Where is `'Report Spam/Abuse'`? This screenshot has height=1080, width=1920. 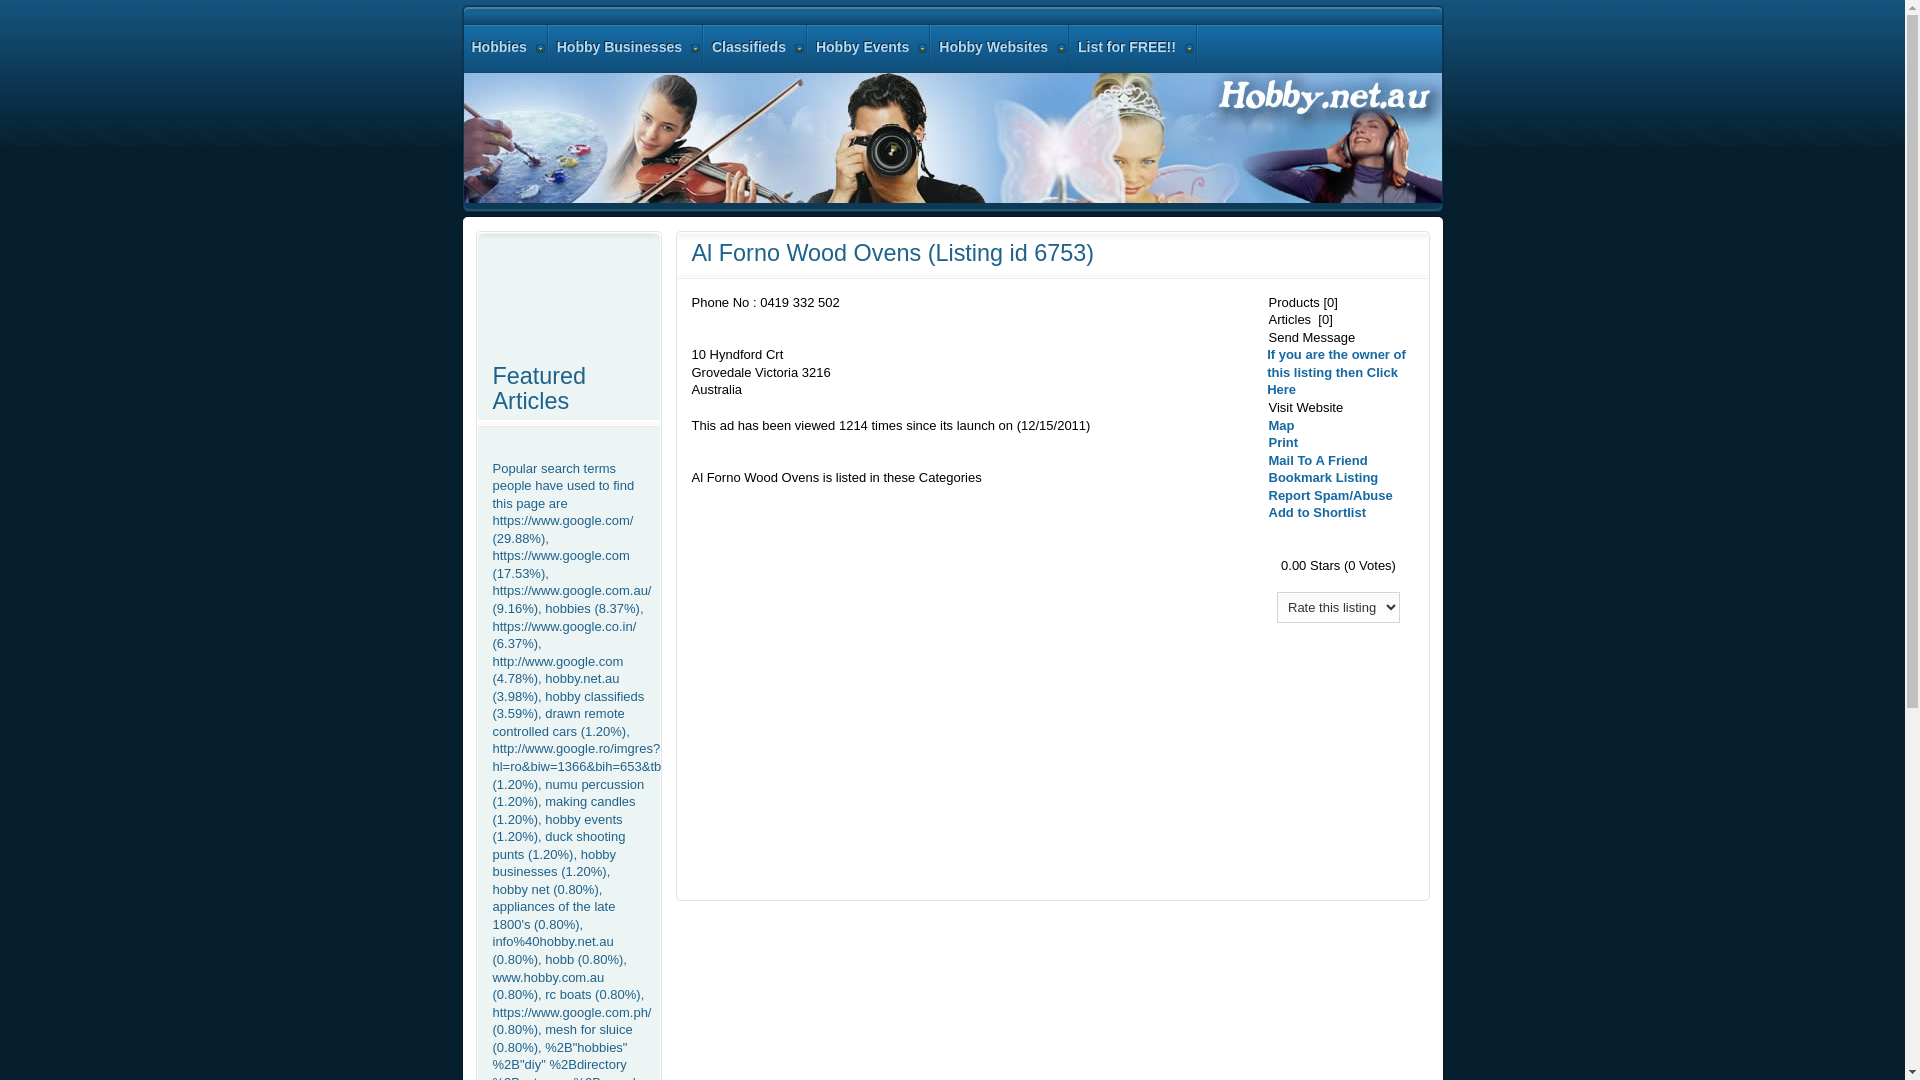
'Report Spam/Abuse' is located at coordinates (1329, 495).